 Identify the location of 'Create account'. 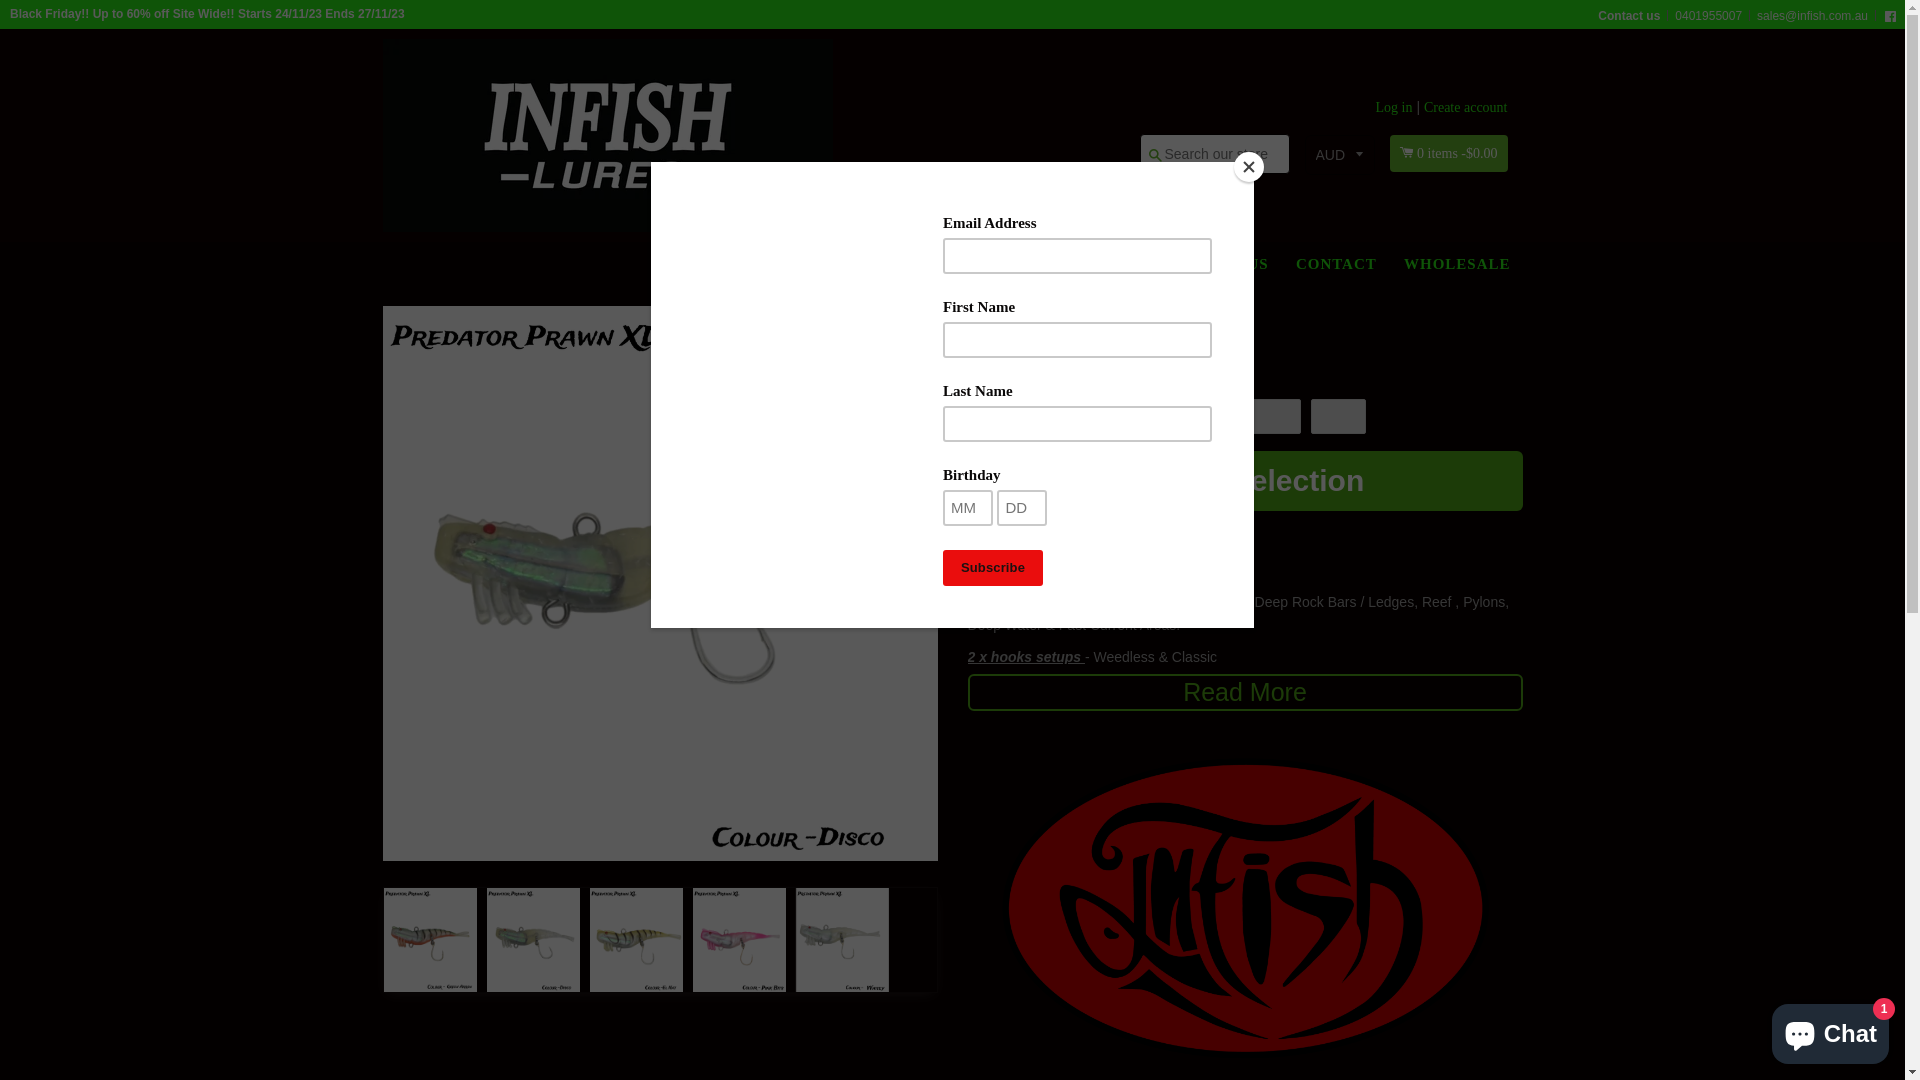
(1465, 107).